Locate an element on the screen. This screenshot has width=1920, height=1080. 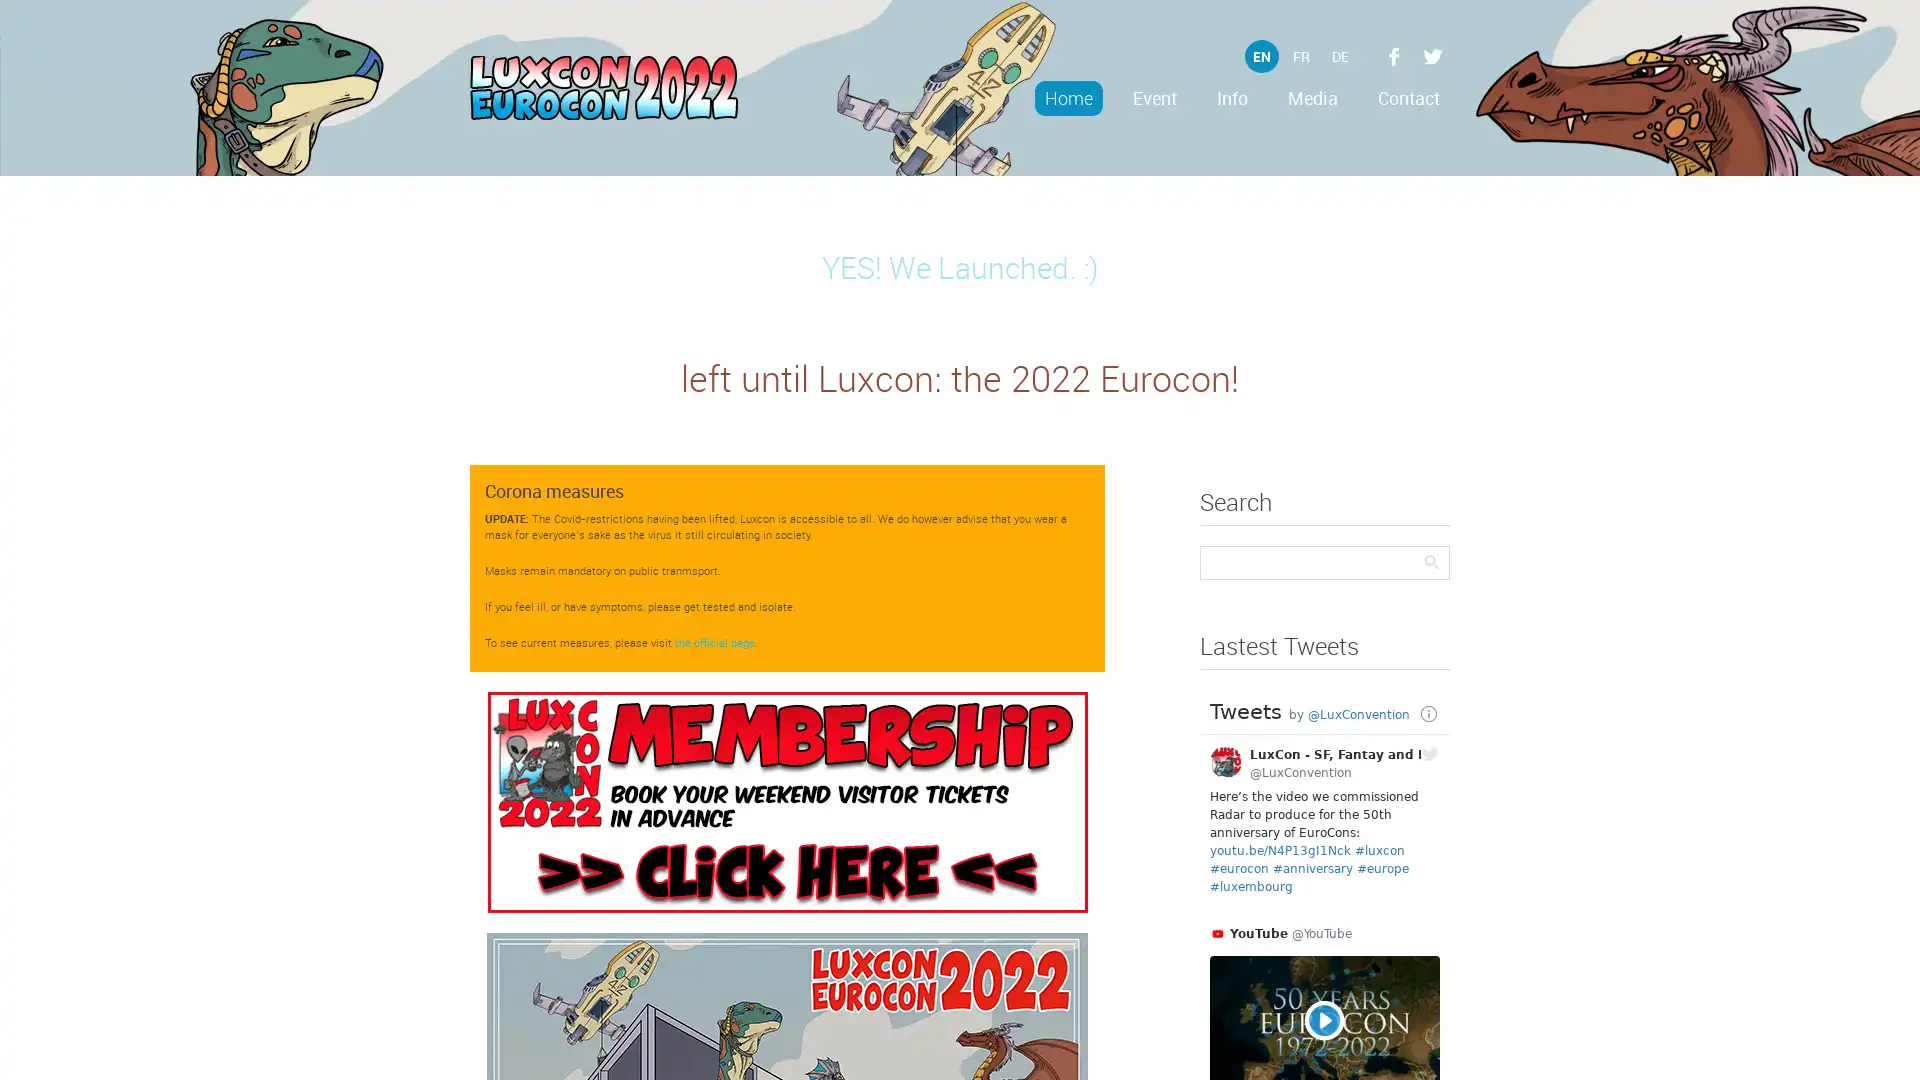
Search is located at coordinates (1432, 562).